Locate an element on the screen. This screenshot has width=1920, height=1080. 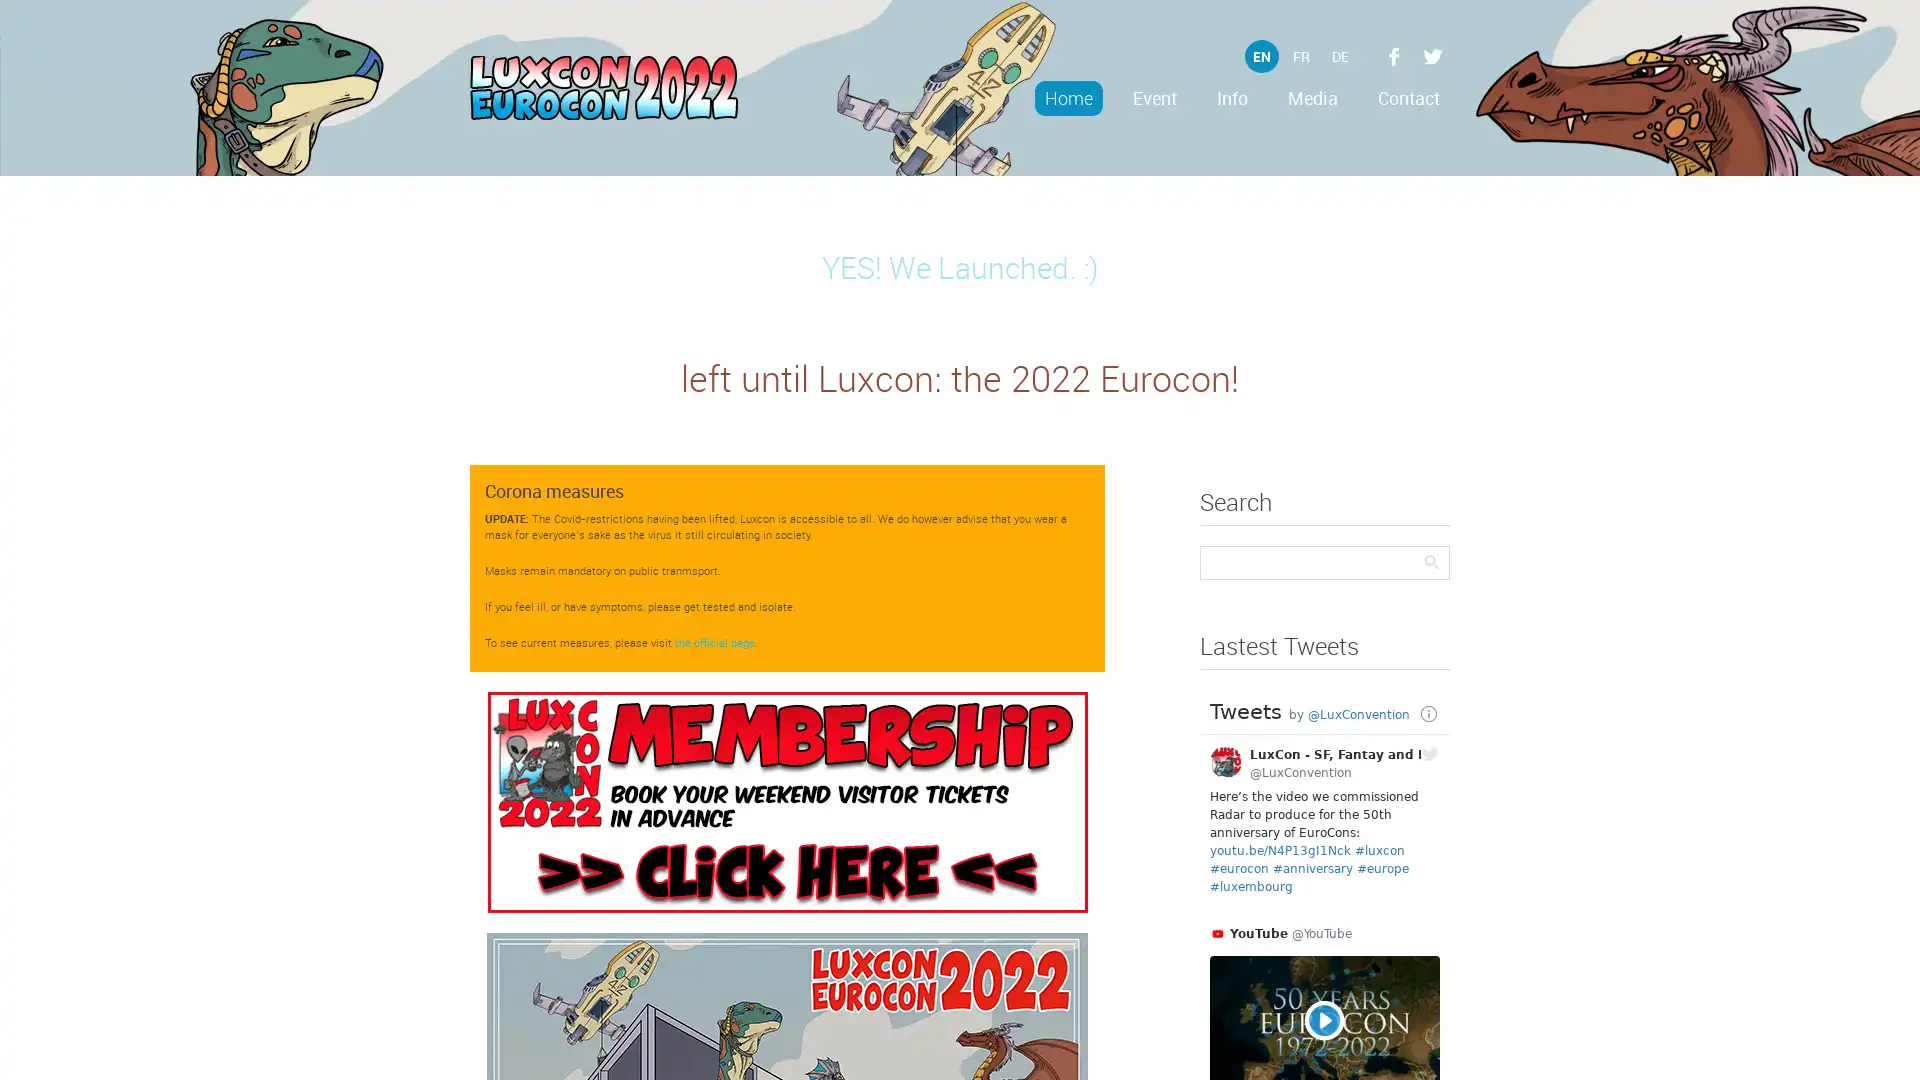
Search is located at coordinates (1432, 562).